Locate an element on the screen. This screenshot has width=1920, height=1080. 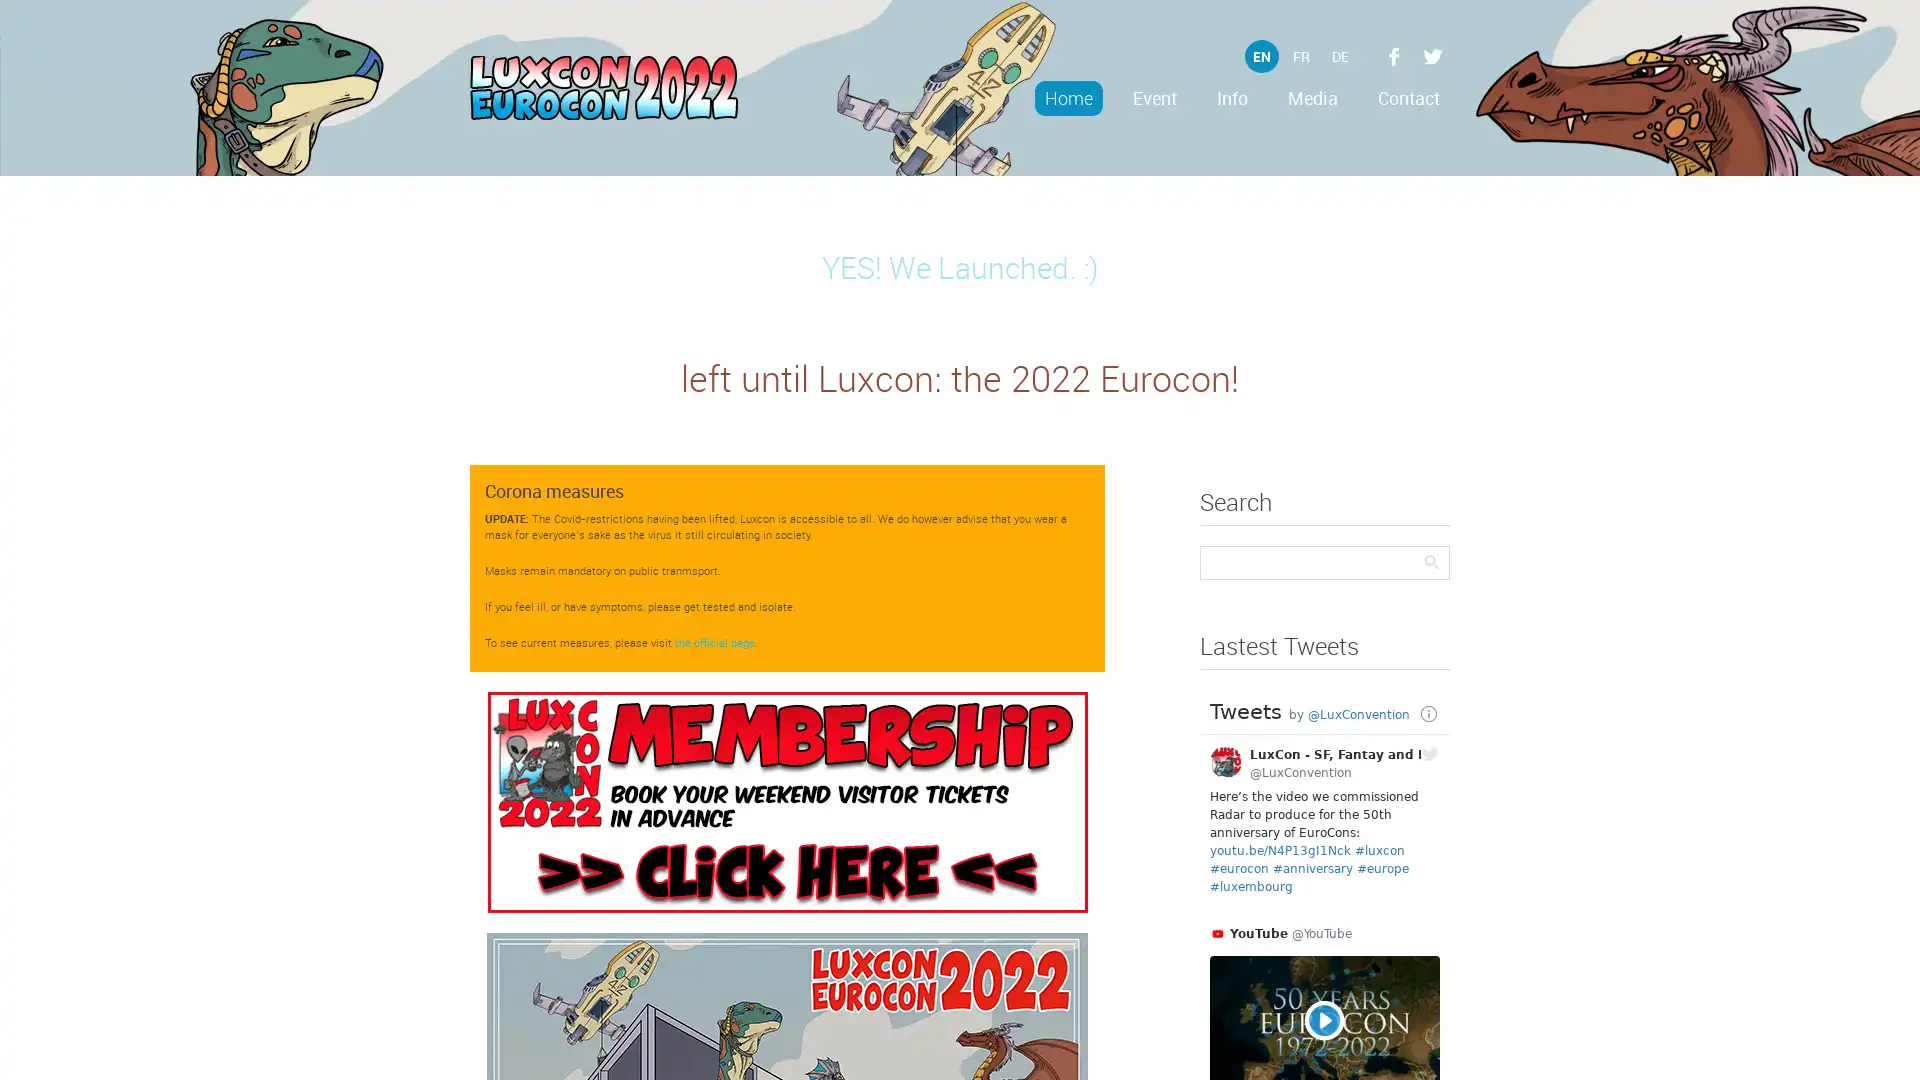
Search is located at coordinates (1432, 562).